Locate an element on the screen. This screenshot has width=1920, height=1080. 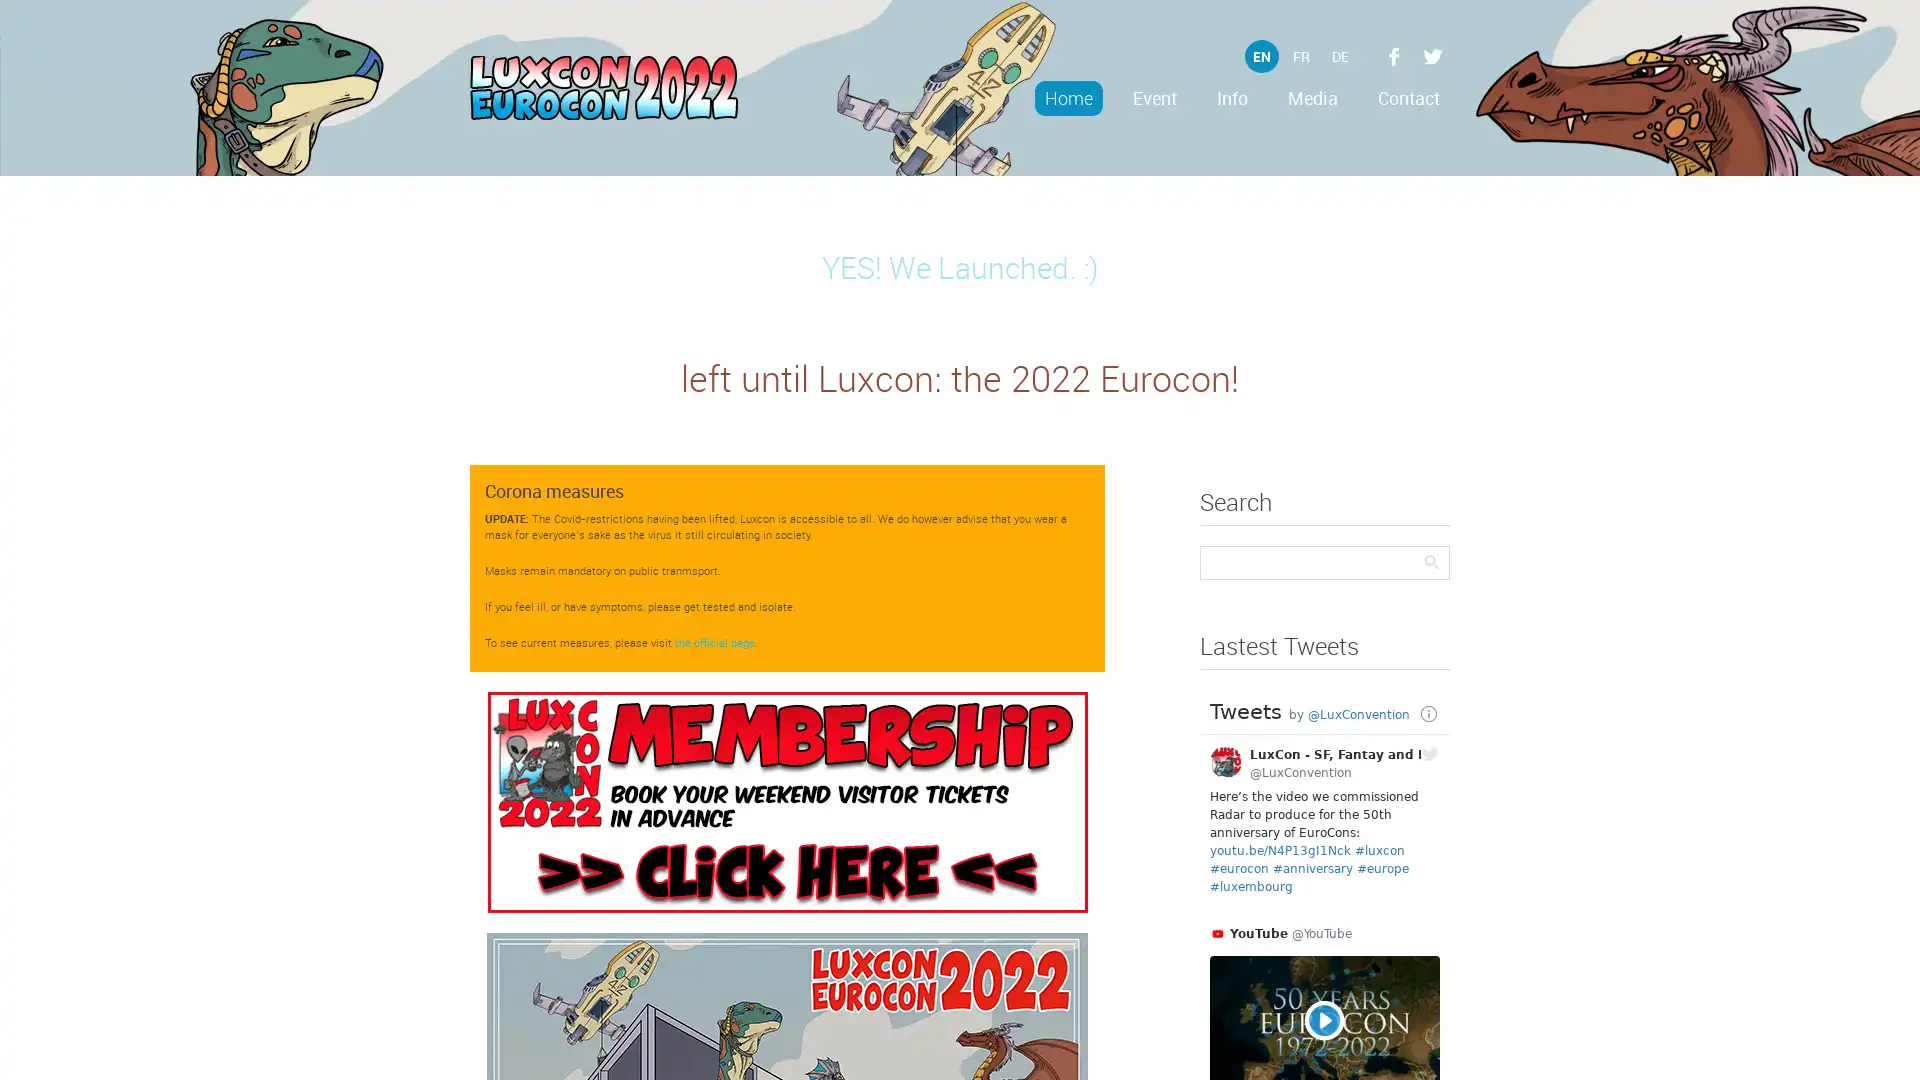
Search is located at coordinates (1432, 562).